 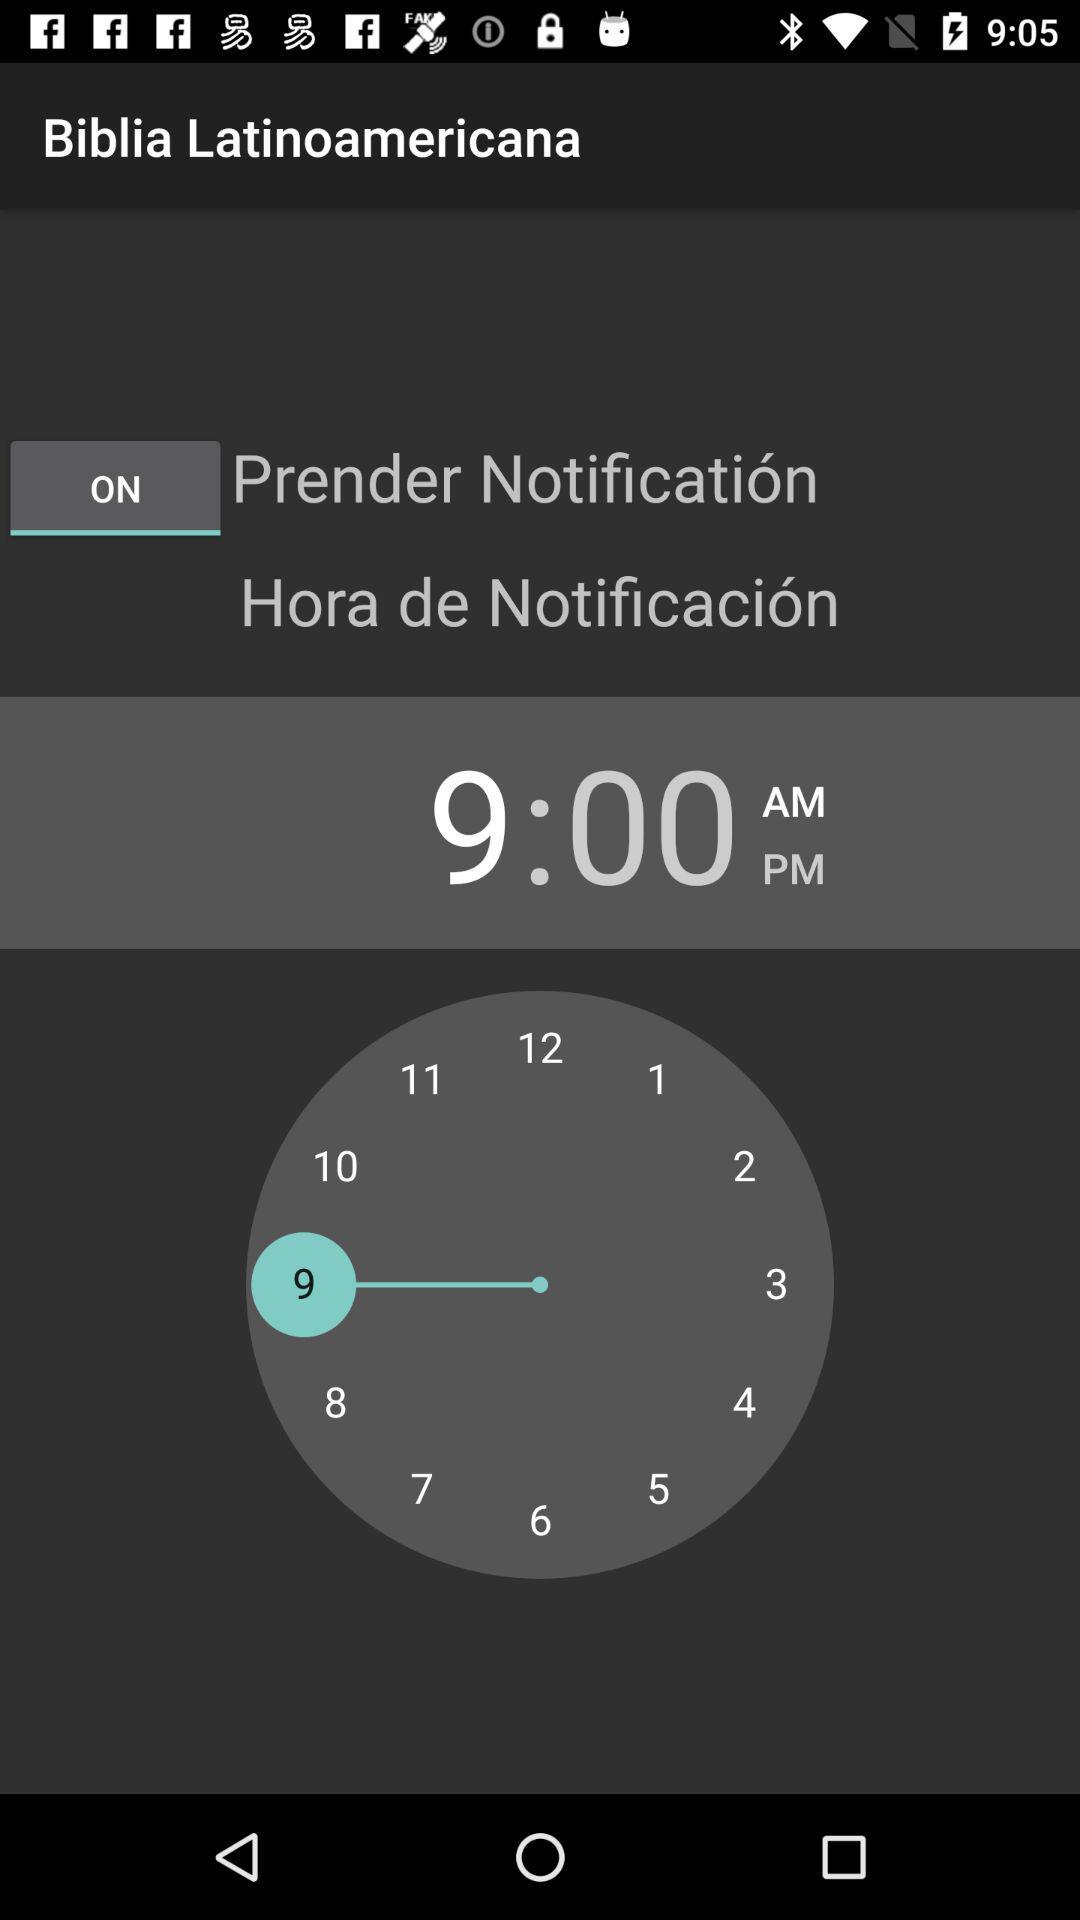 I want to click on 9 icon, so click(x=425, y=822).